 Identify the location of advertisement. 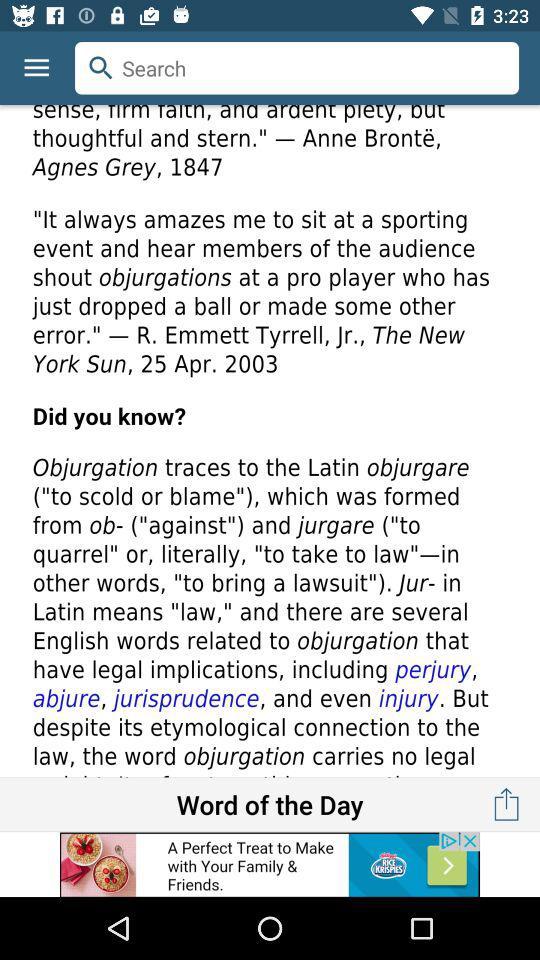
(270, 863).